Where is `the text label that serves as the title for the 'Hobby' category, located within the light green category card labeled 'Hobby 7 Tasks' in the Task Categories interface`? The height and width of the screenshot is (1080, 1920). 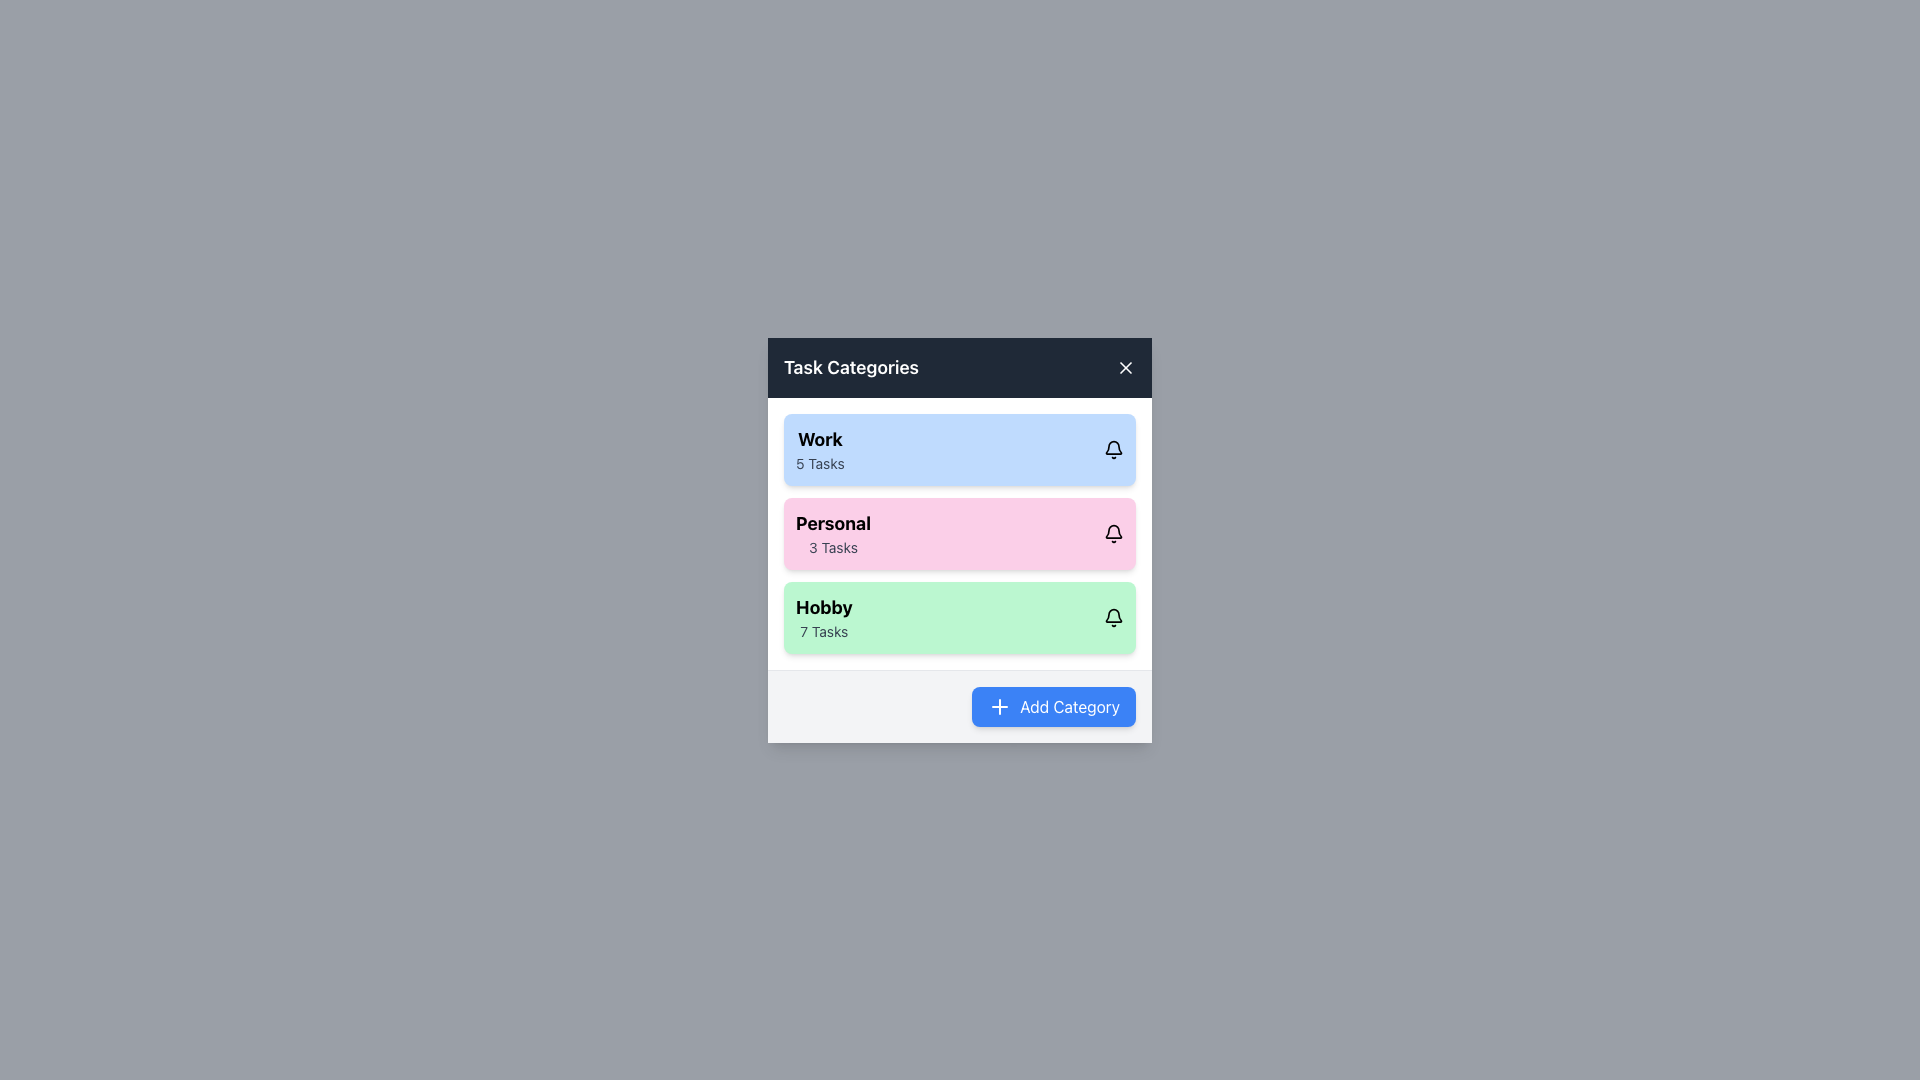
the text label that serves as the title for the 'Hobby' category, located within the light green category card labeled 'Hobby 7 Tasks' in the Task Categories interface is located at coordinates (824, 606).